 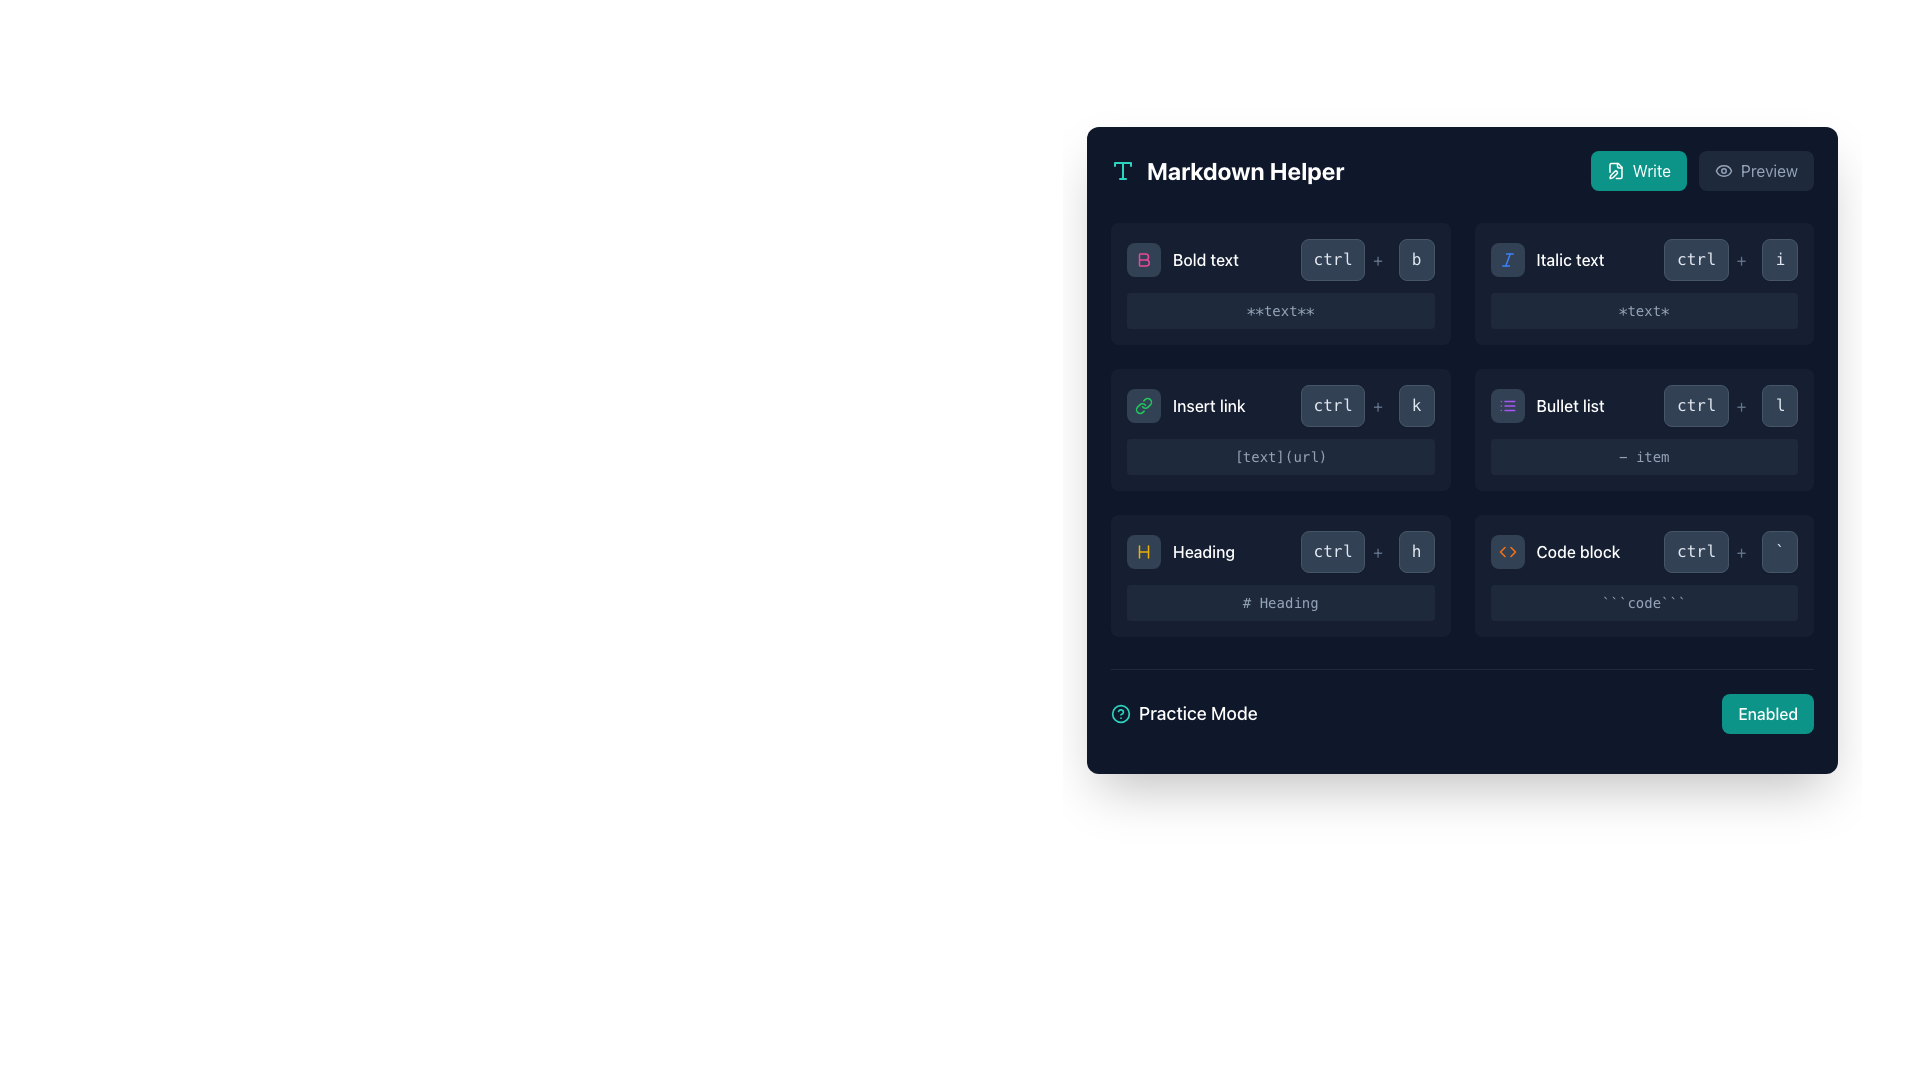 What do you see at coordinates (1615, 169) in the screenshot?
I see `the file document icon with a pen, which is a vector graphic component positioned in the top-right section of the interface` at bounding box center [1615, 169].